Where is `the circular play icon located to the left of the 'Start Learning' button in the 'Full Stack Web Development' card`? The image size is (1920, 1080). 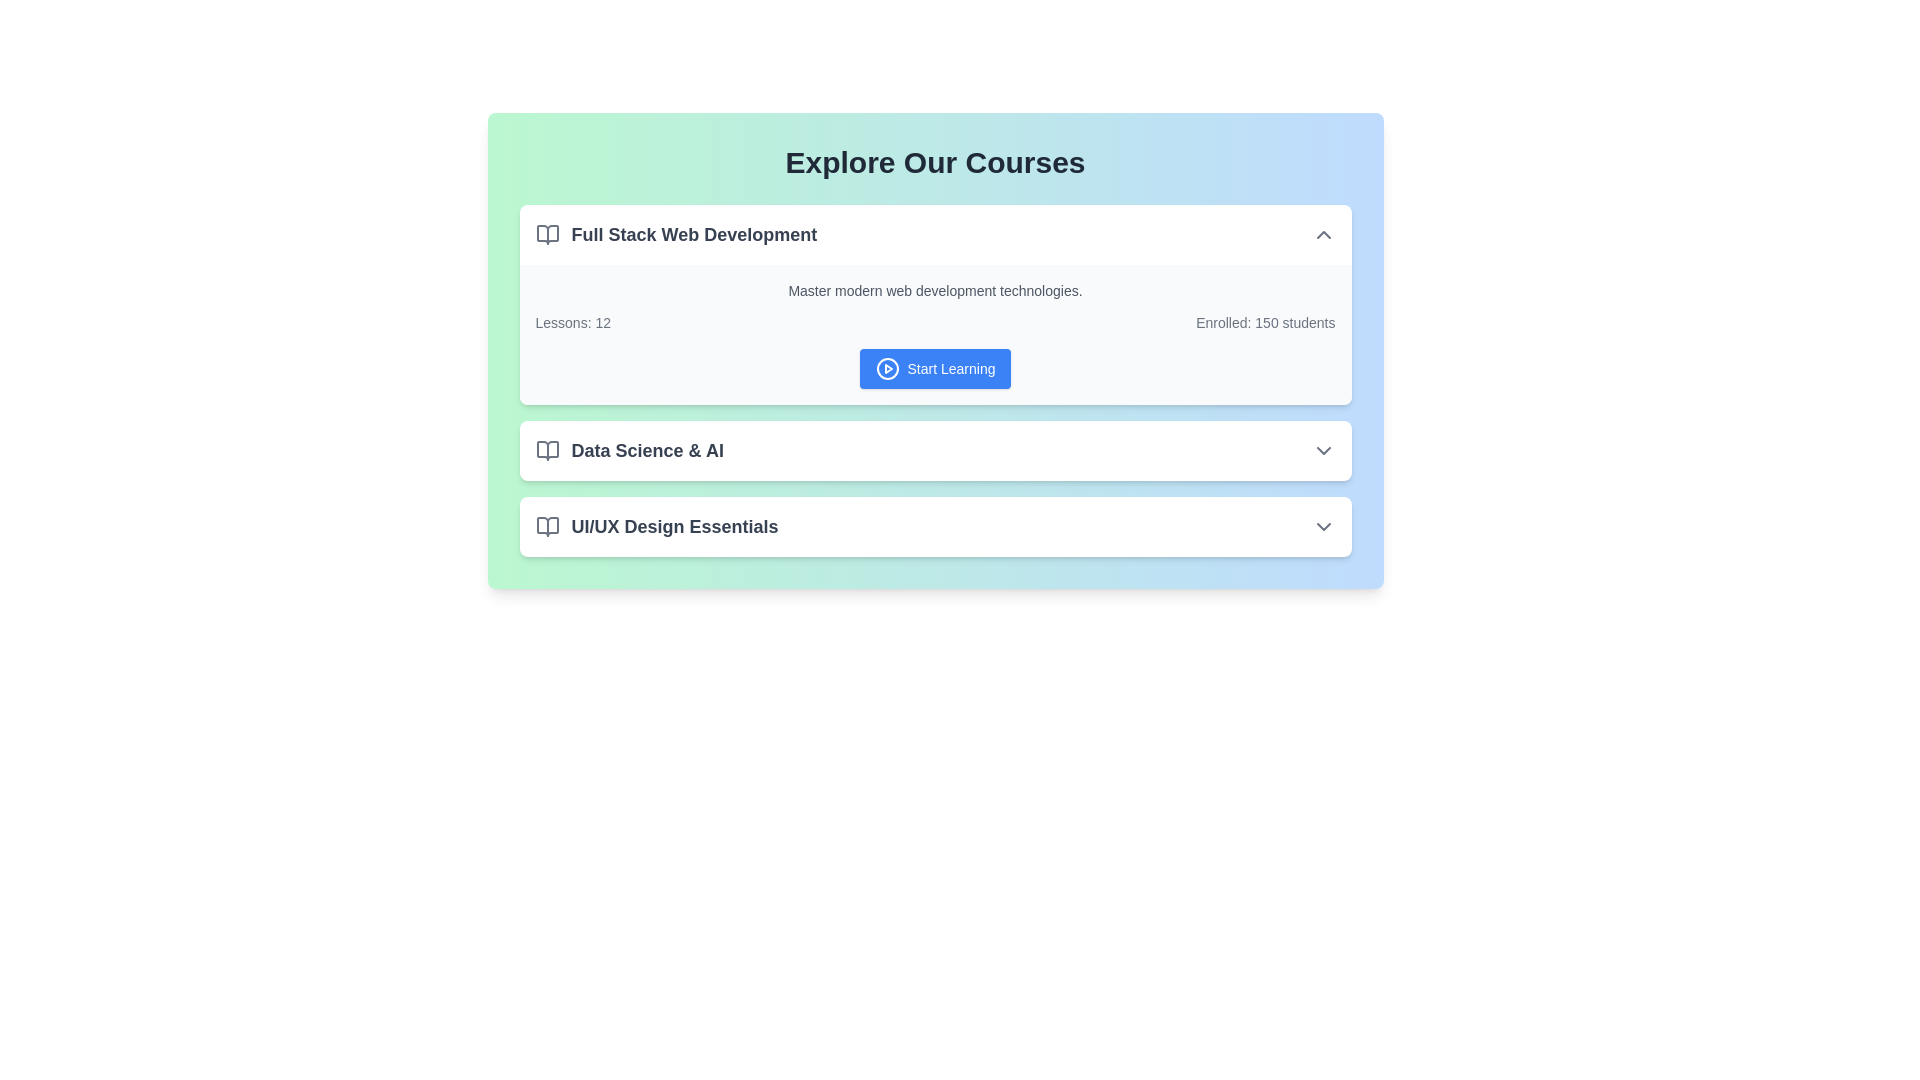 the circular play icon located to the left of the 'Start Learning' button in the 'Full Stack Web Development' card is located at coordinates (886, 369).